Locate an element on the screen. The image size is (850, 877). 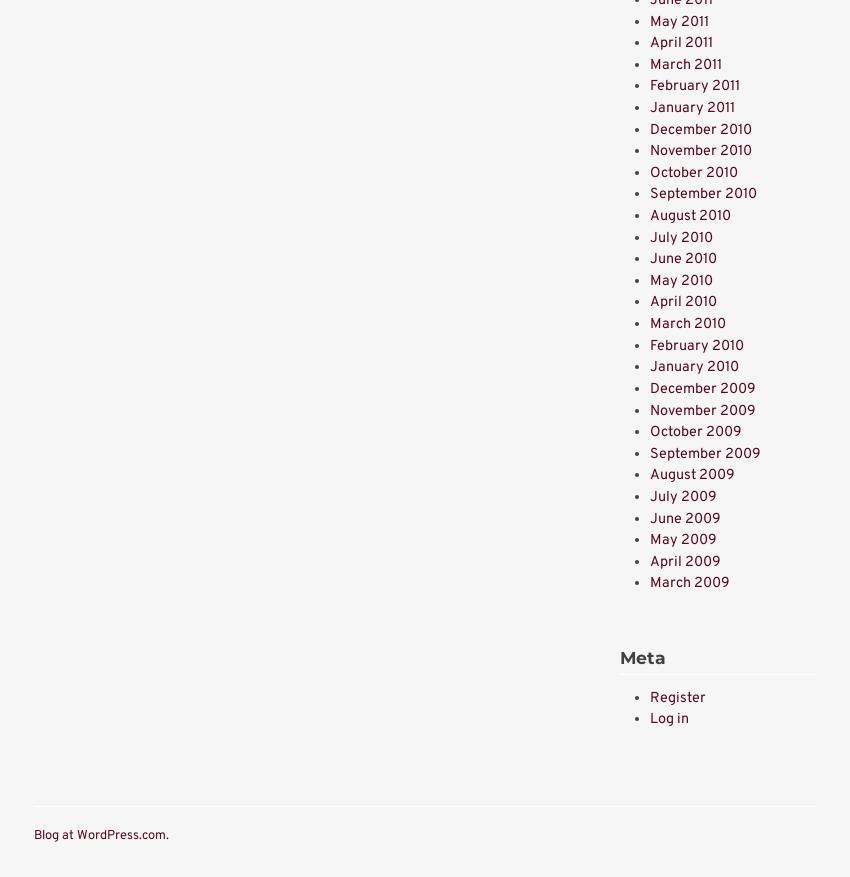
'January 2011' is located at coordinates (691, 106).